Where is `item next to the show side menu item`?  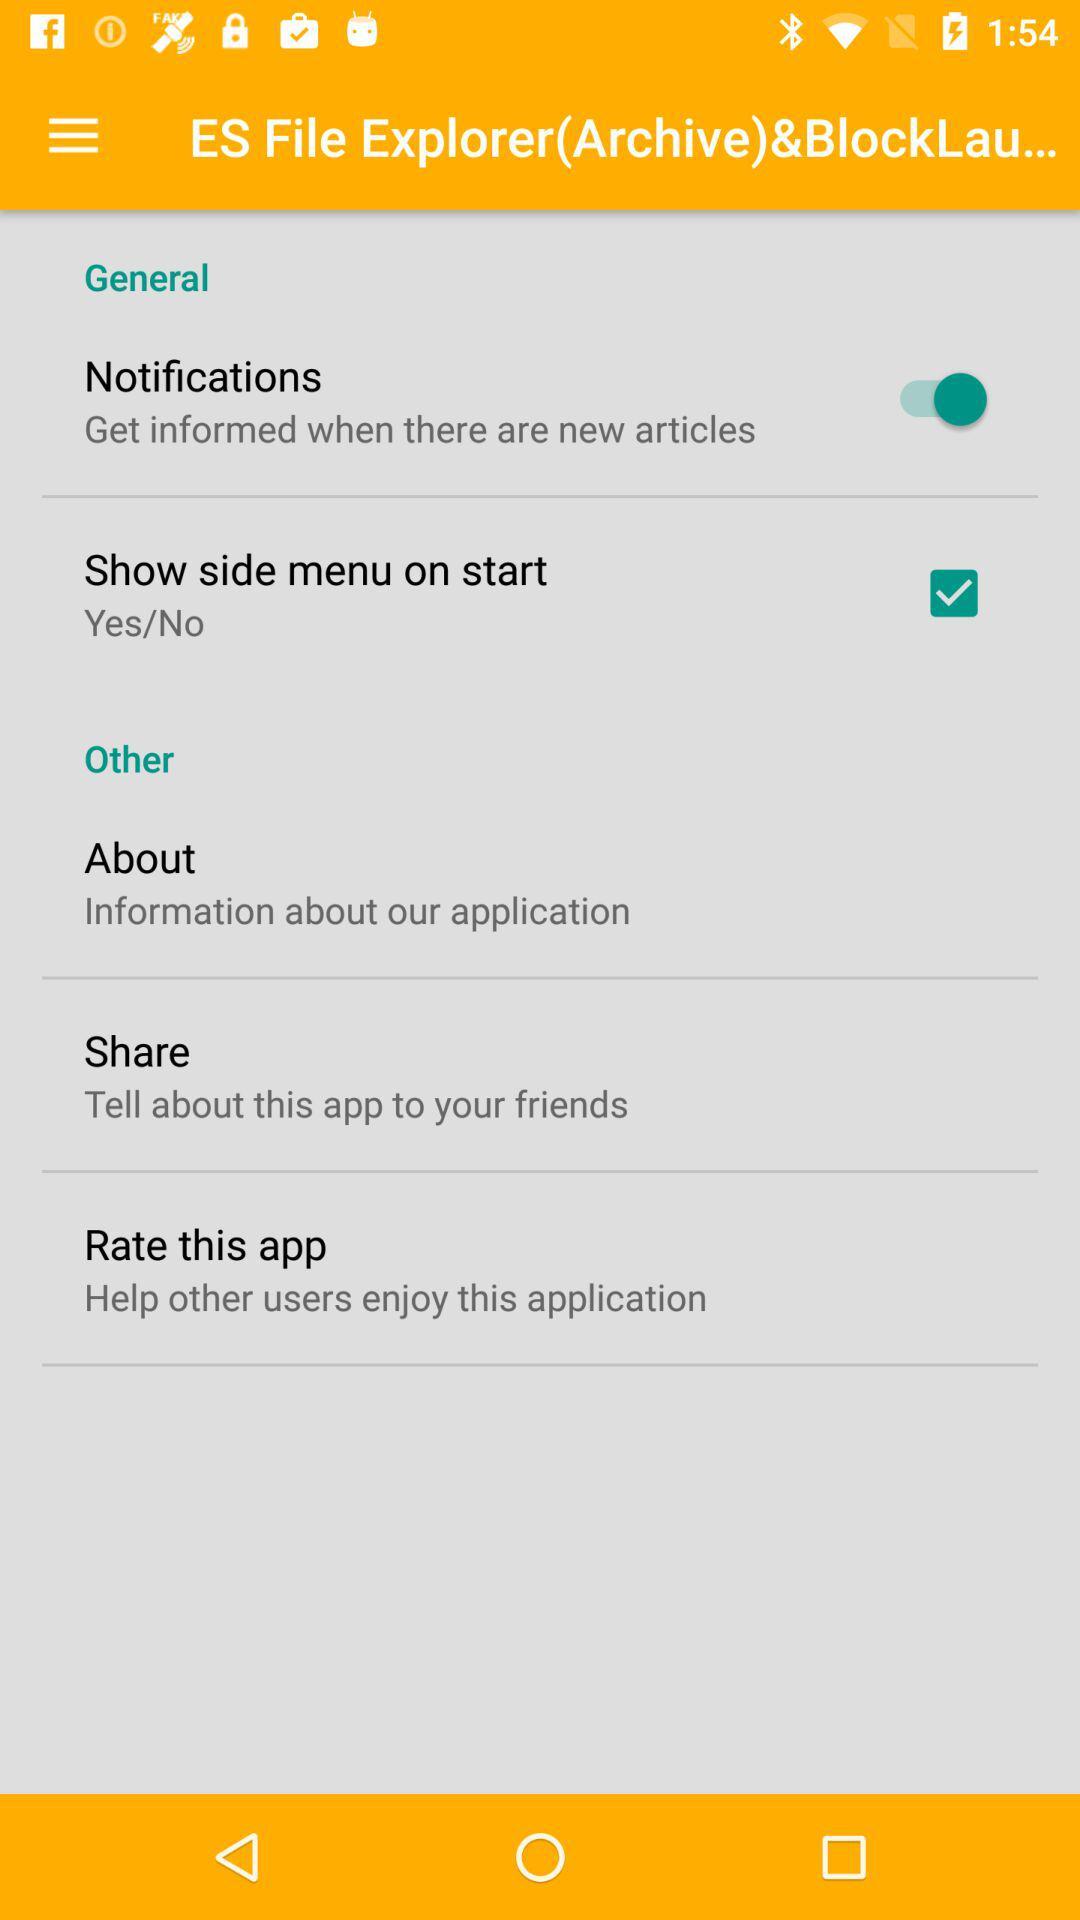
item next to the show side menu item is located at coordinates (952, 592).